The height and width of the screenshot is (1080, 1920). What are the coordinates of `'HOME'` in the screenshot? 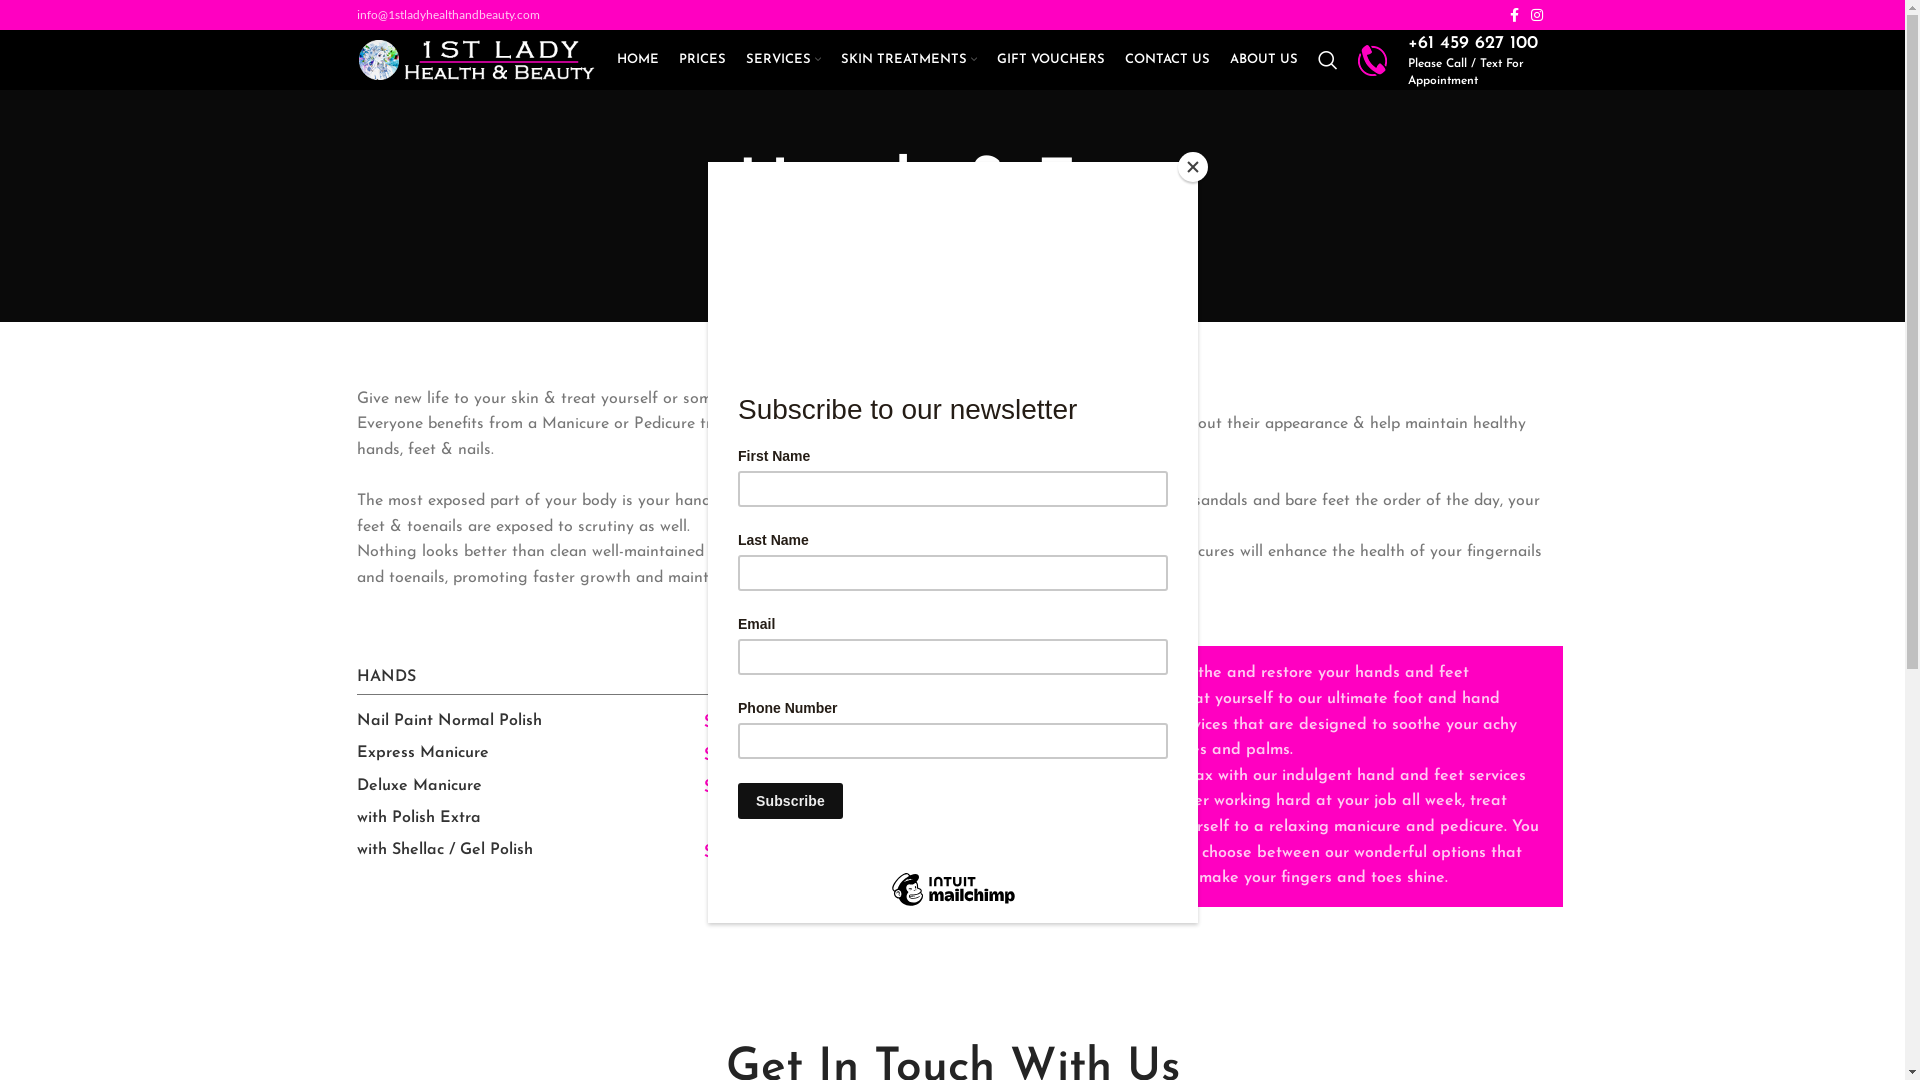 It's located at (614, 59).